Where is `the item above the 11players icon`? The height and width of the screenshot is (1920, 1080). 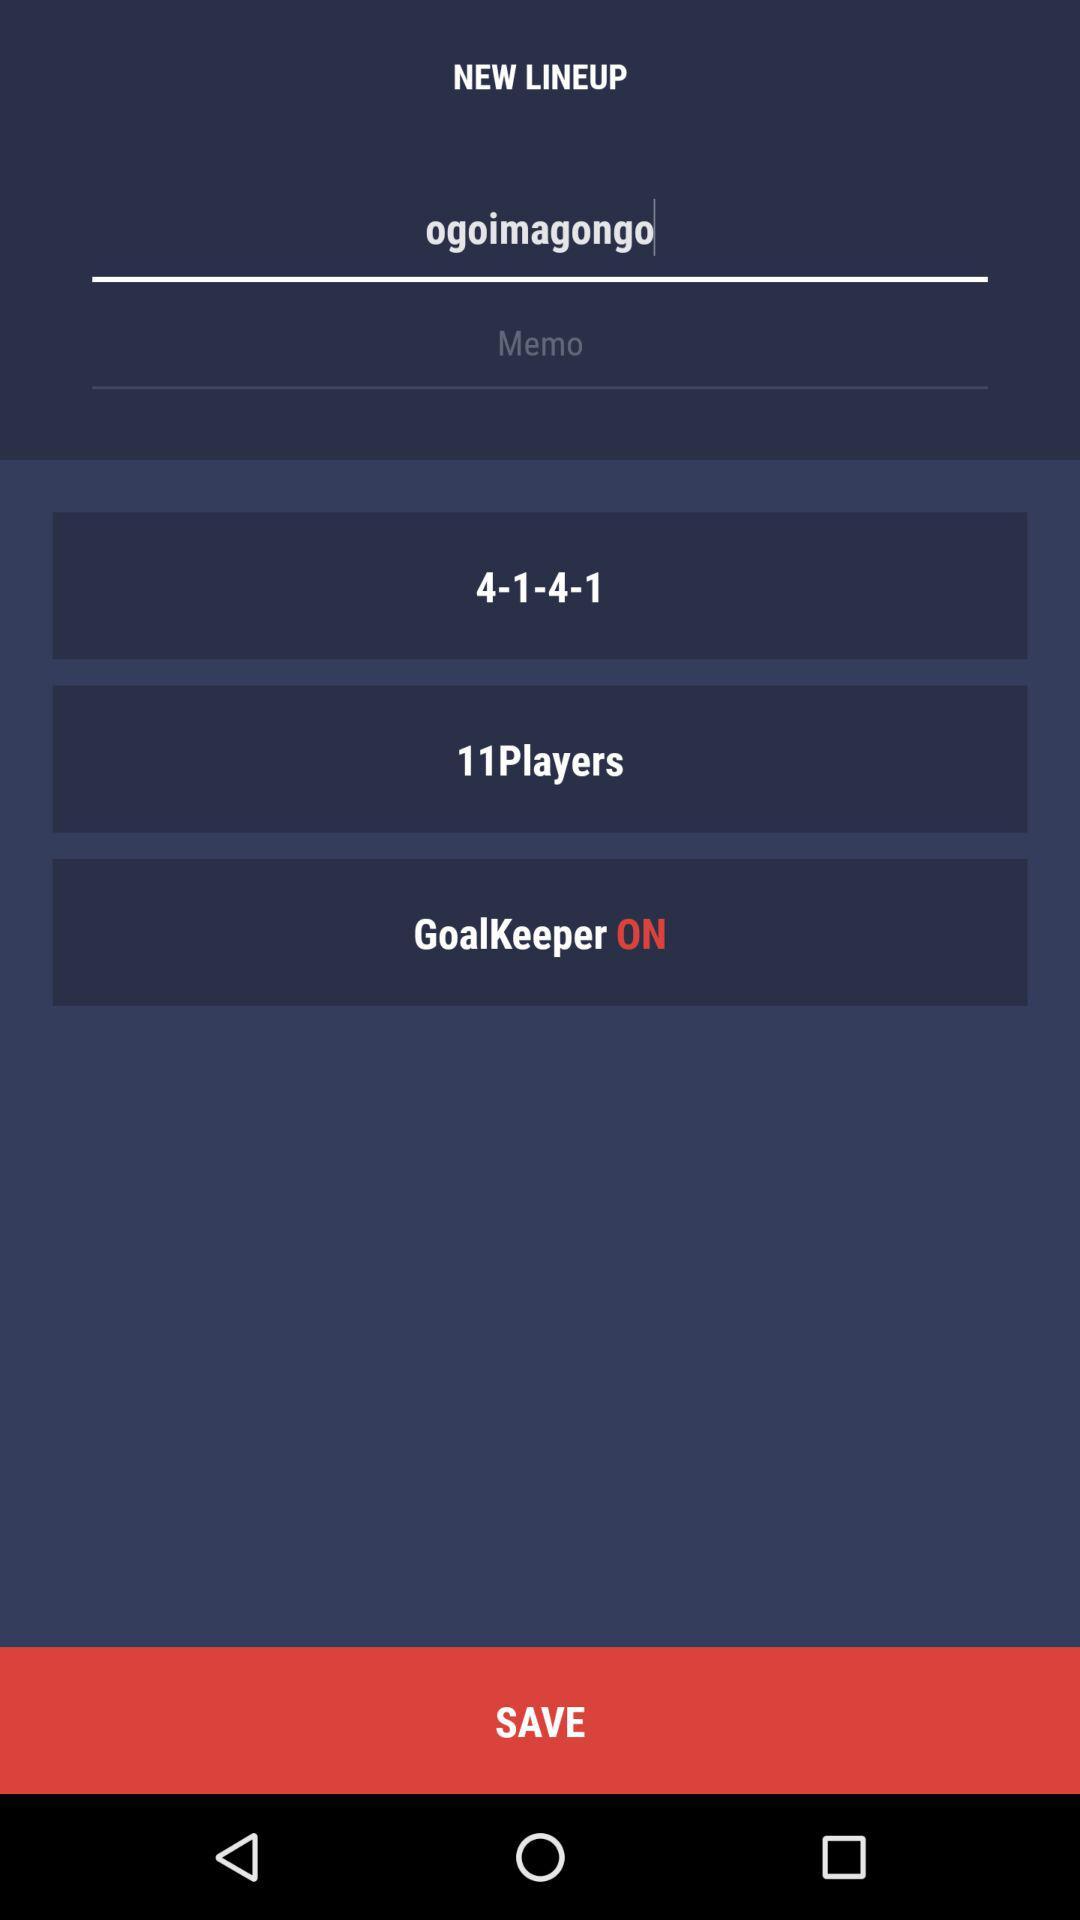 the item above the 11players icon is located at coordinates (540, 584).